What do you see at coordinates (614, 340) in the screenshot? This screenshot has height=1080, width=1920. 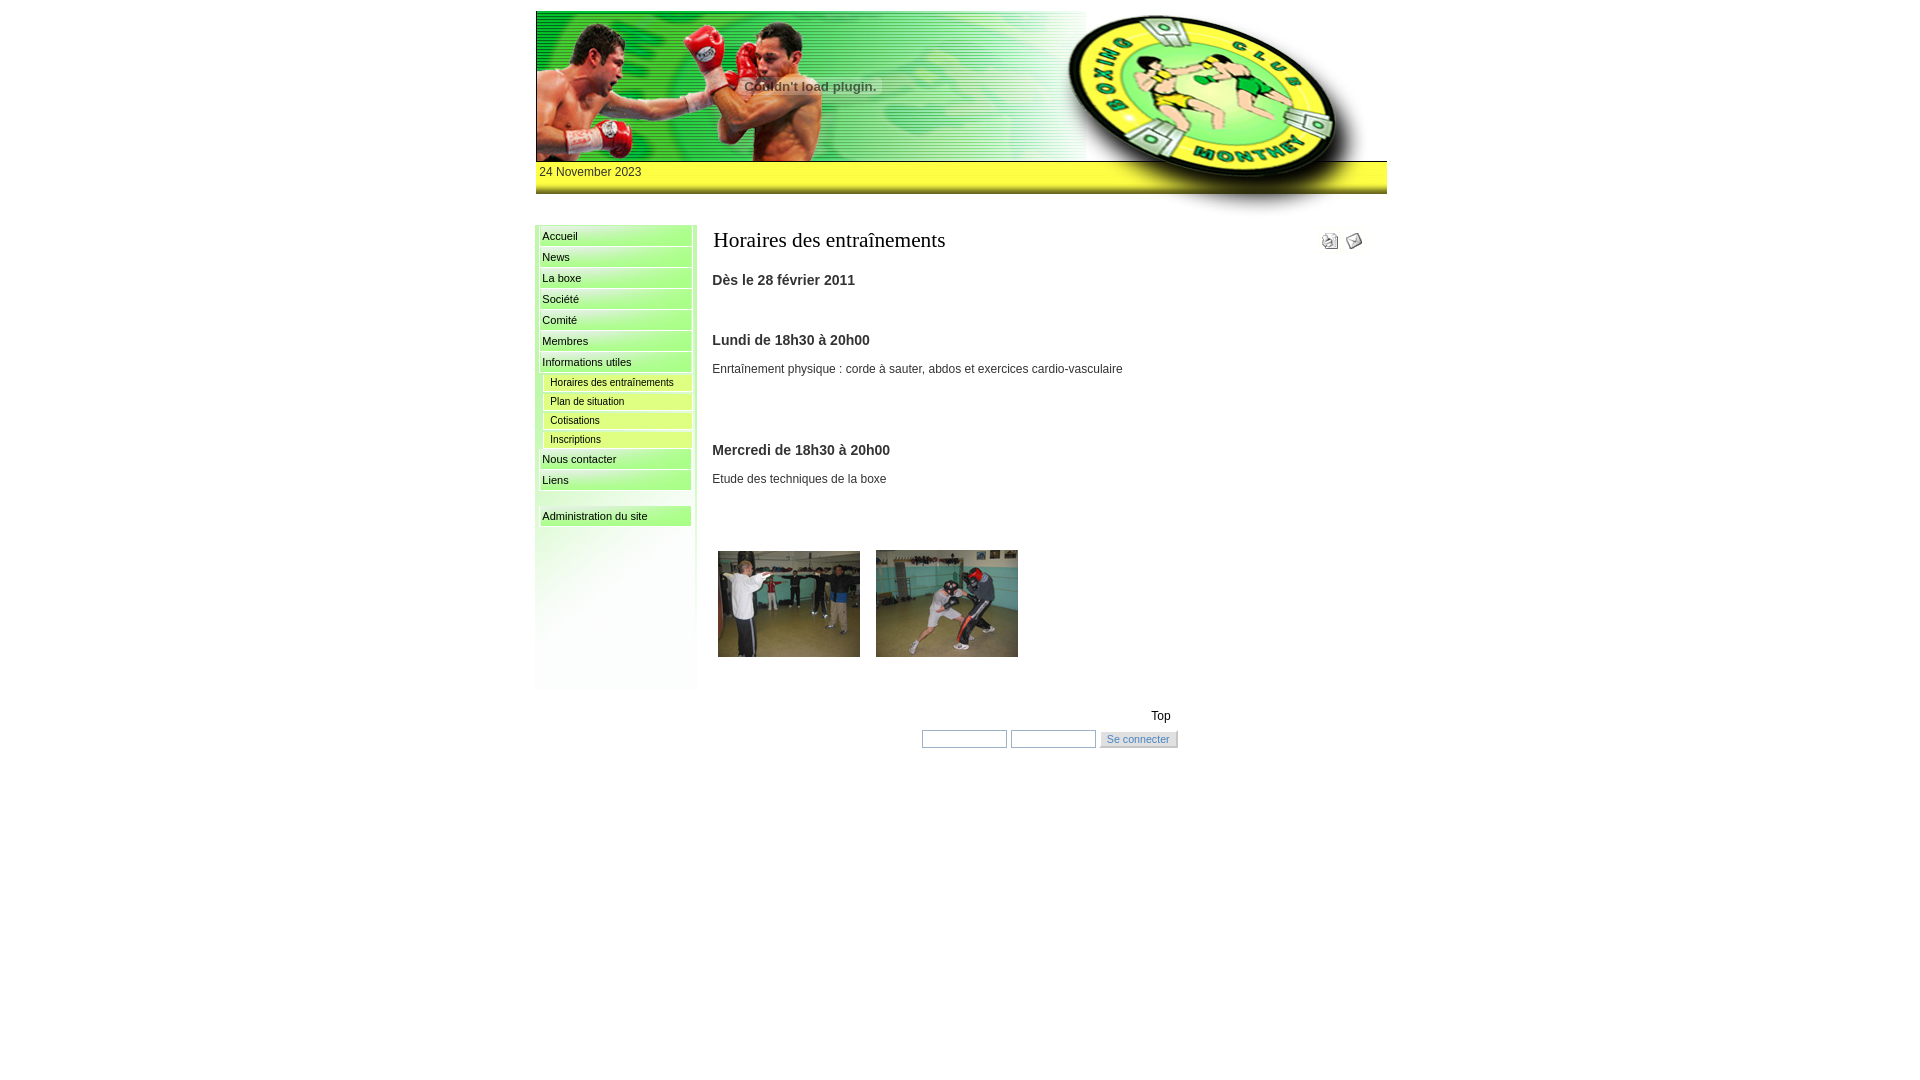 I see `'Membres'` at bounding box center [614, 340].